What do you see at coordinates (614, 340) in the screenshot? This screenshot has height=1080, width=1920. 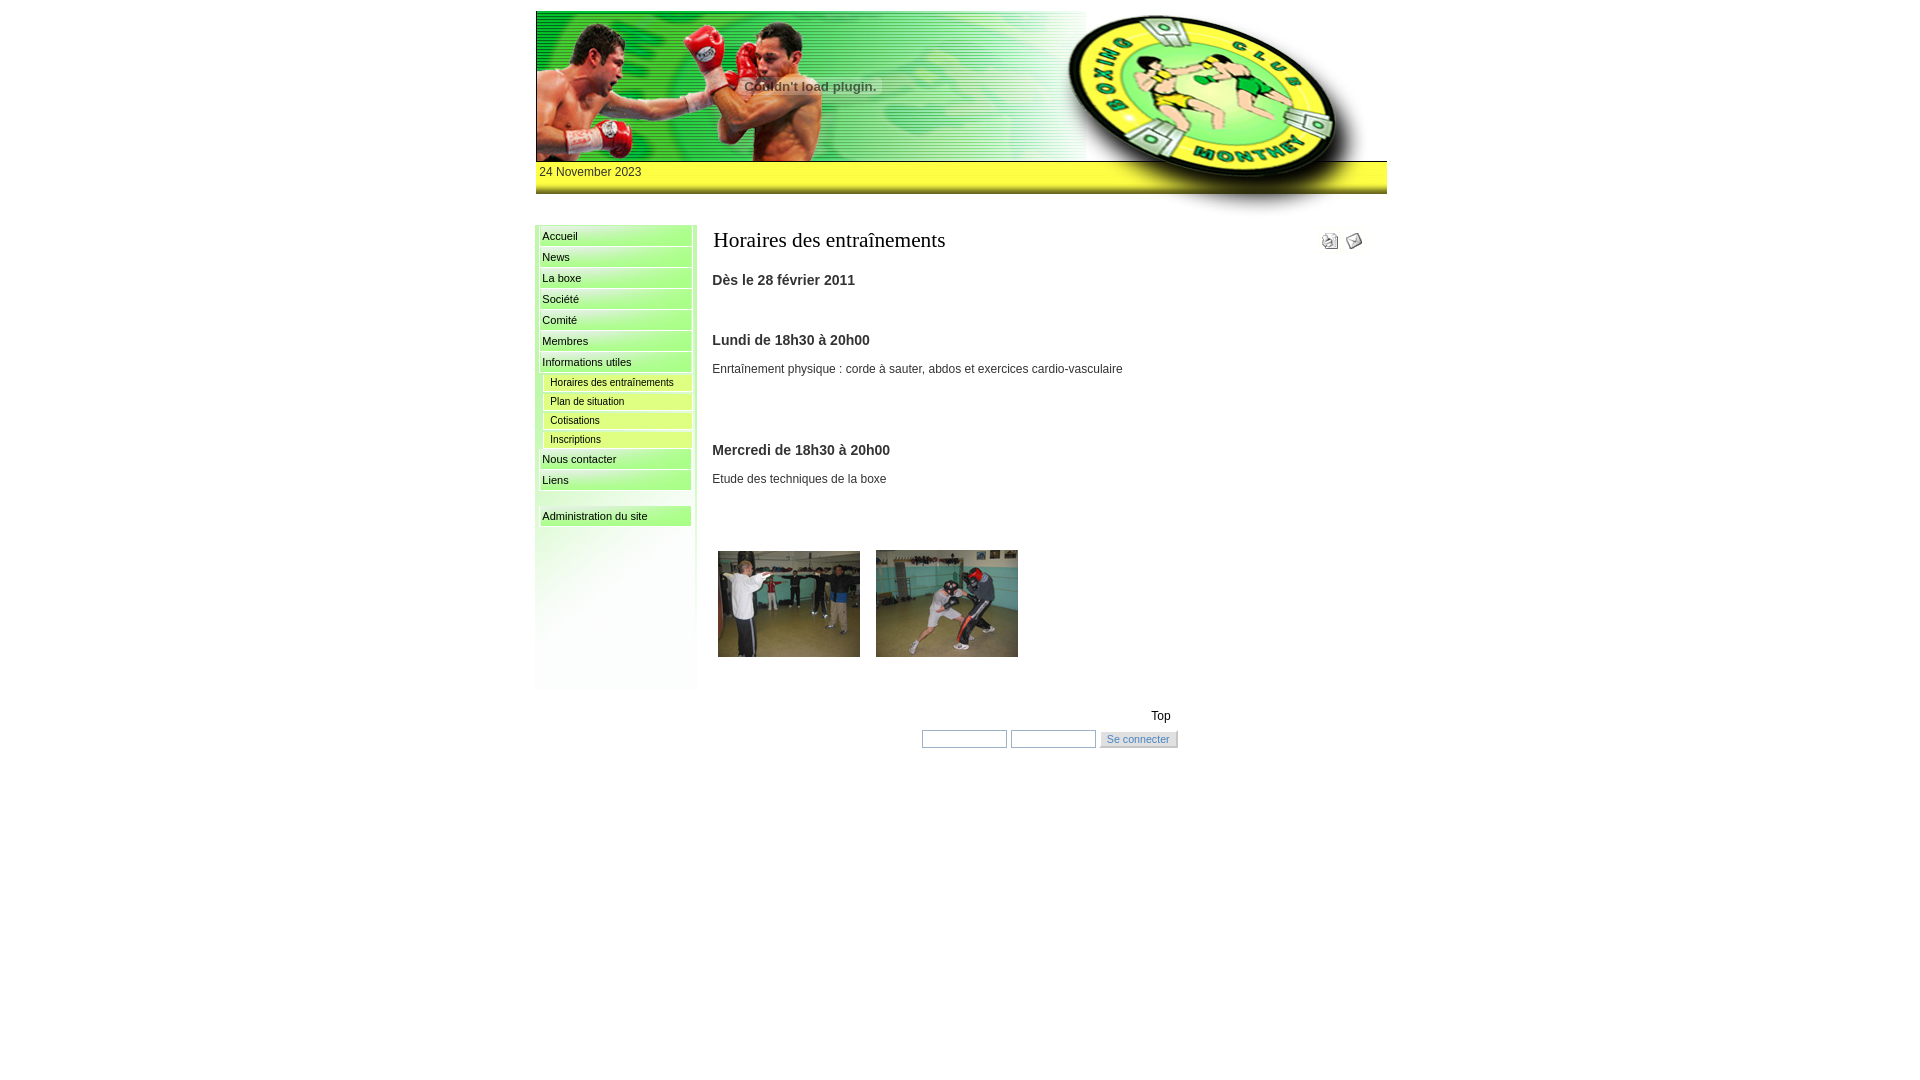 I see `'Membres'` at bounding box center [614, 340].